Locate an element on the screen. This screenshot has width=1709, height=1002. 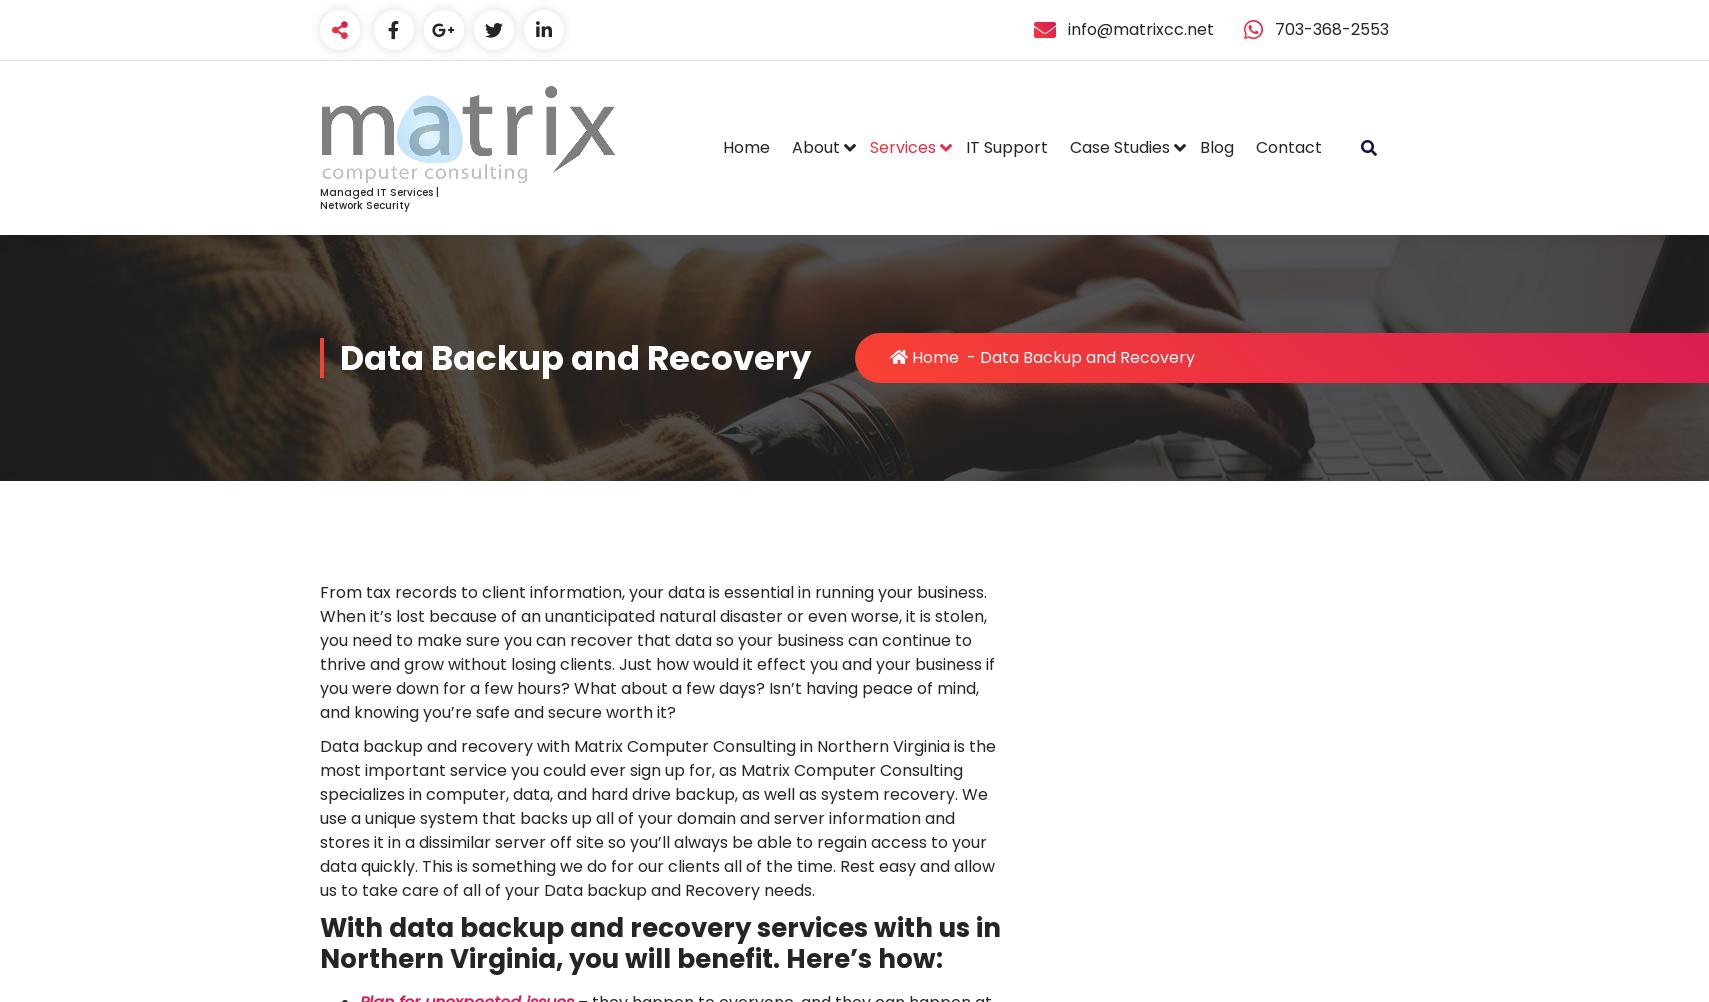
'IT Support' is located at coordinates (1006, 146).